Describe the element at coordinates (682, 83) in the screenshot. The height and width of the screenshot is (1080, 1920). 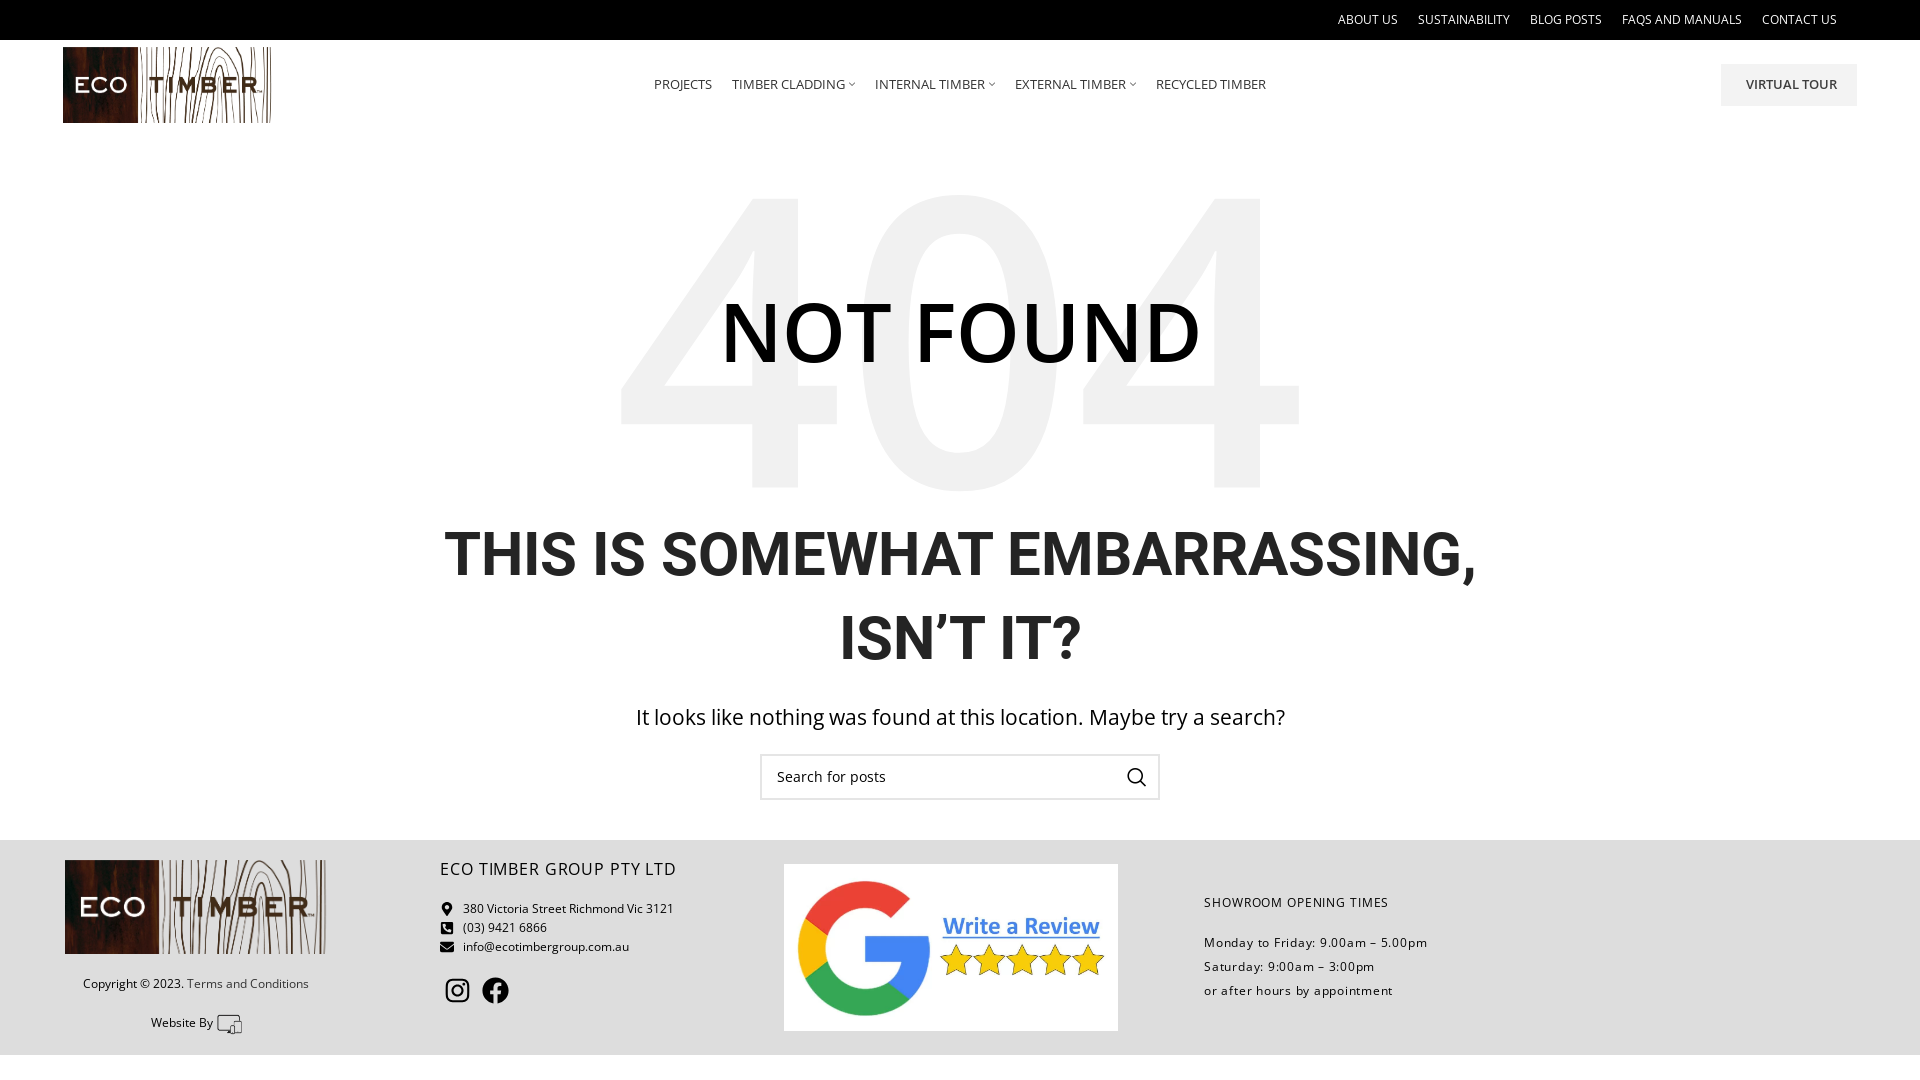
I see `'PROJECTS'` at that location.